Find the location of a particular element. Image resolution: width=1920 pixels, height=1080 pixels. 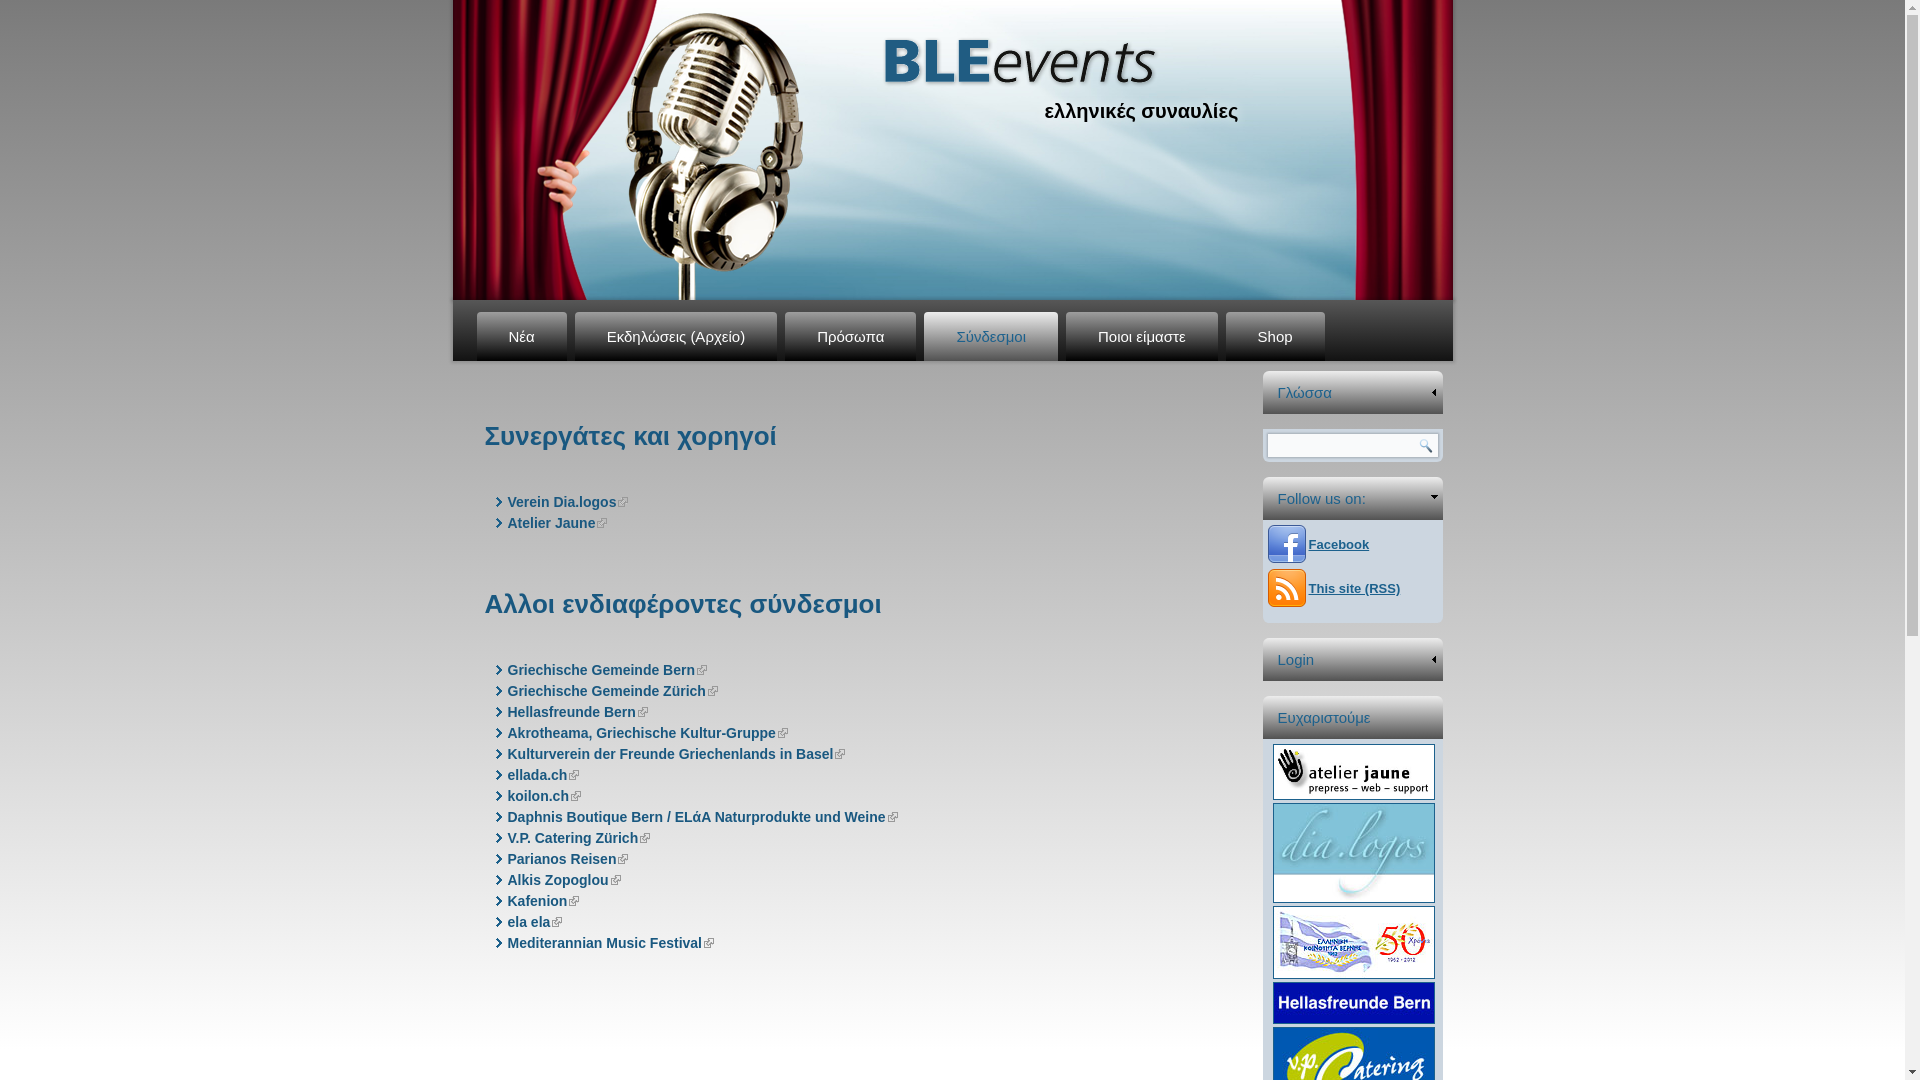

'Atelier Jaune is located at coordinates (557, 522).